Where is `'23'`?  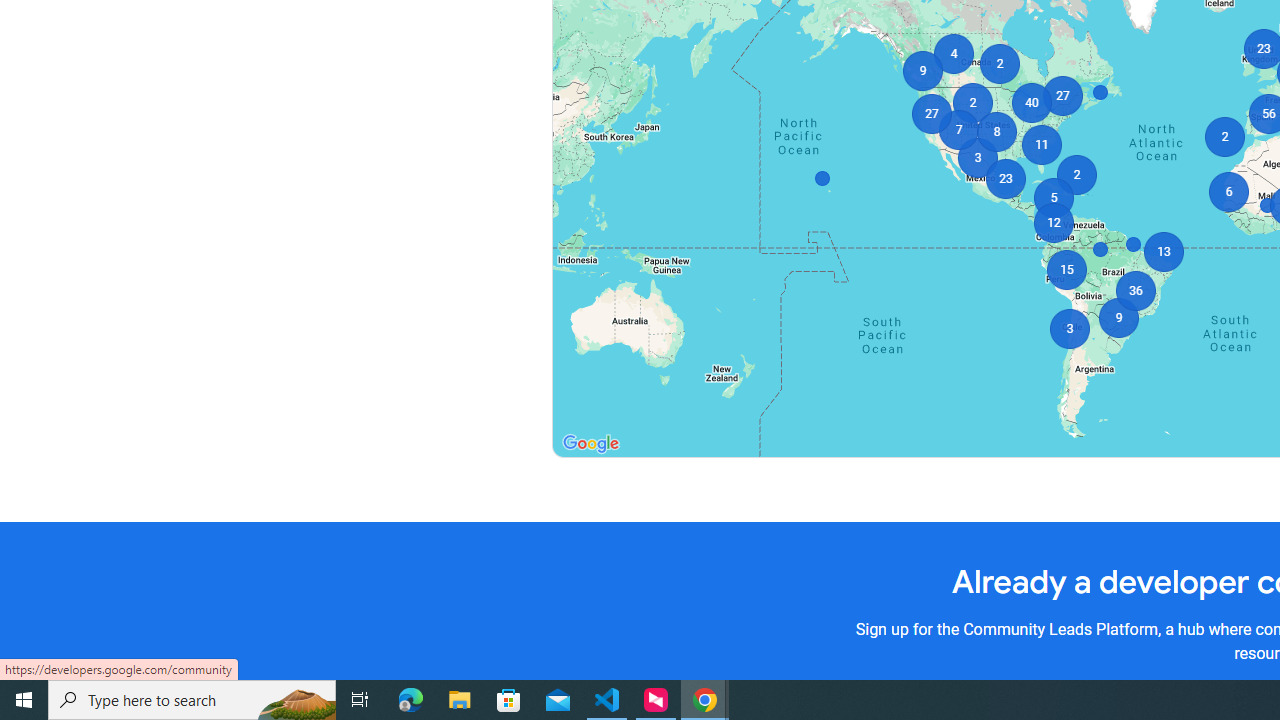
'23' is located at coordinates (1006, 177).